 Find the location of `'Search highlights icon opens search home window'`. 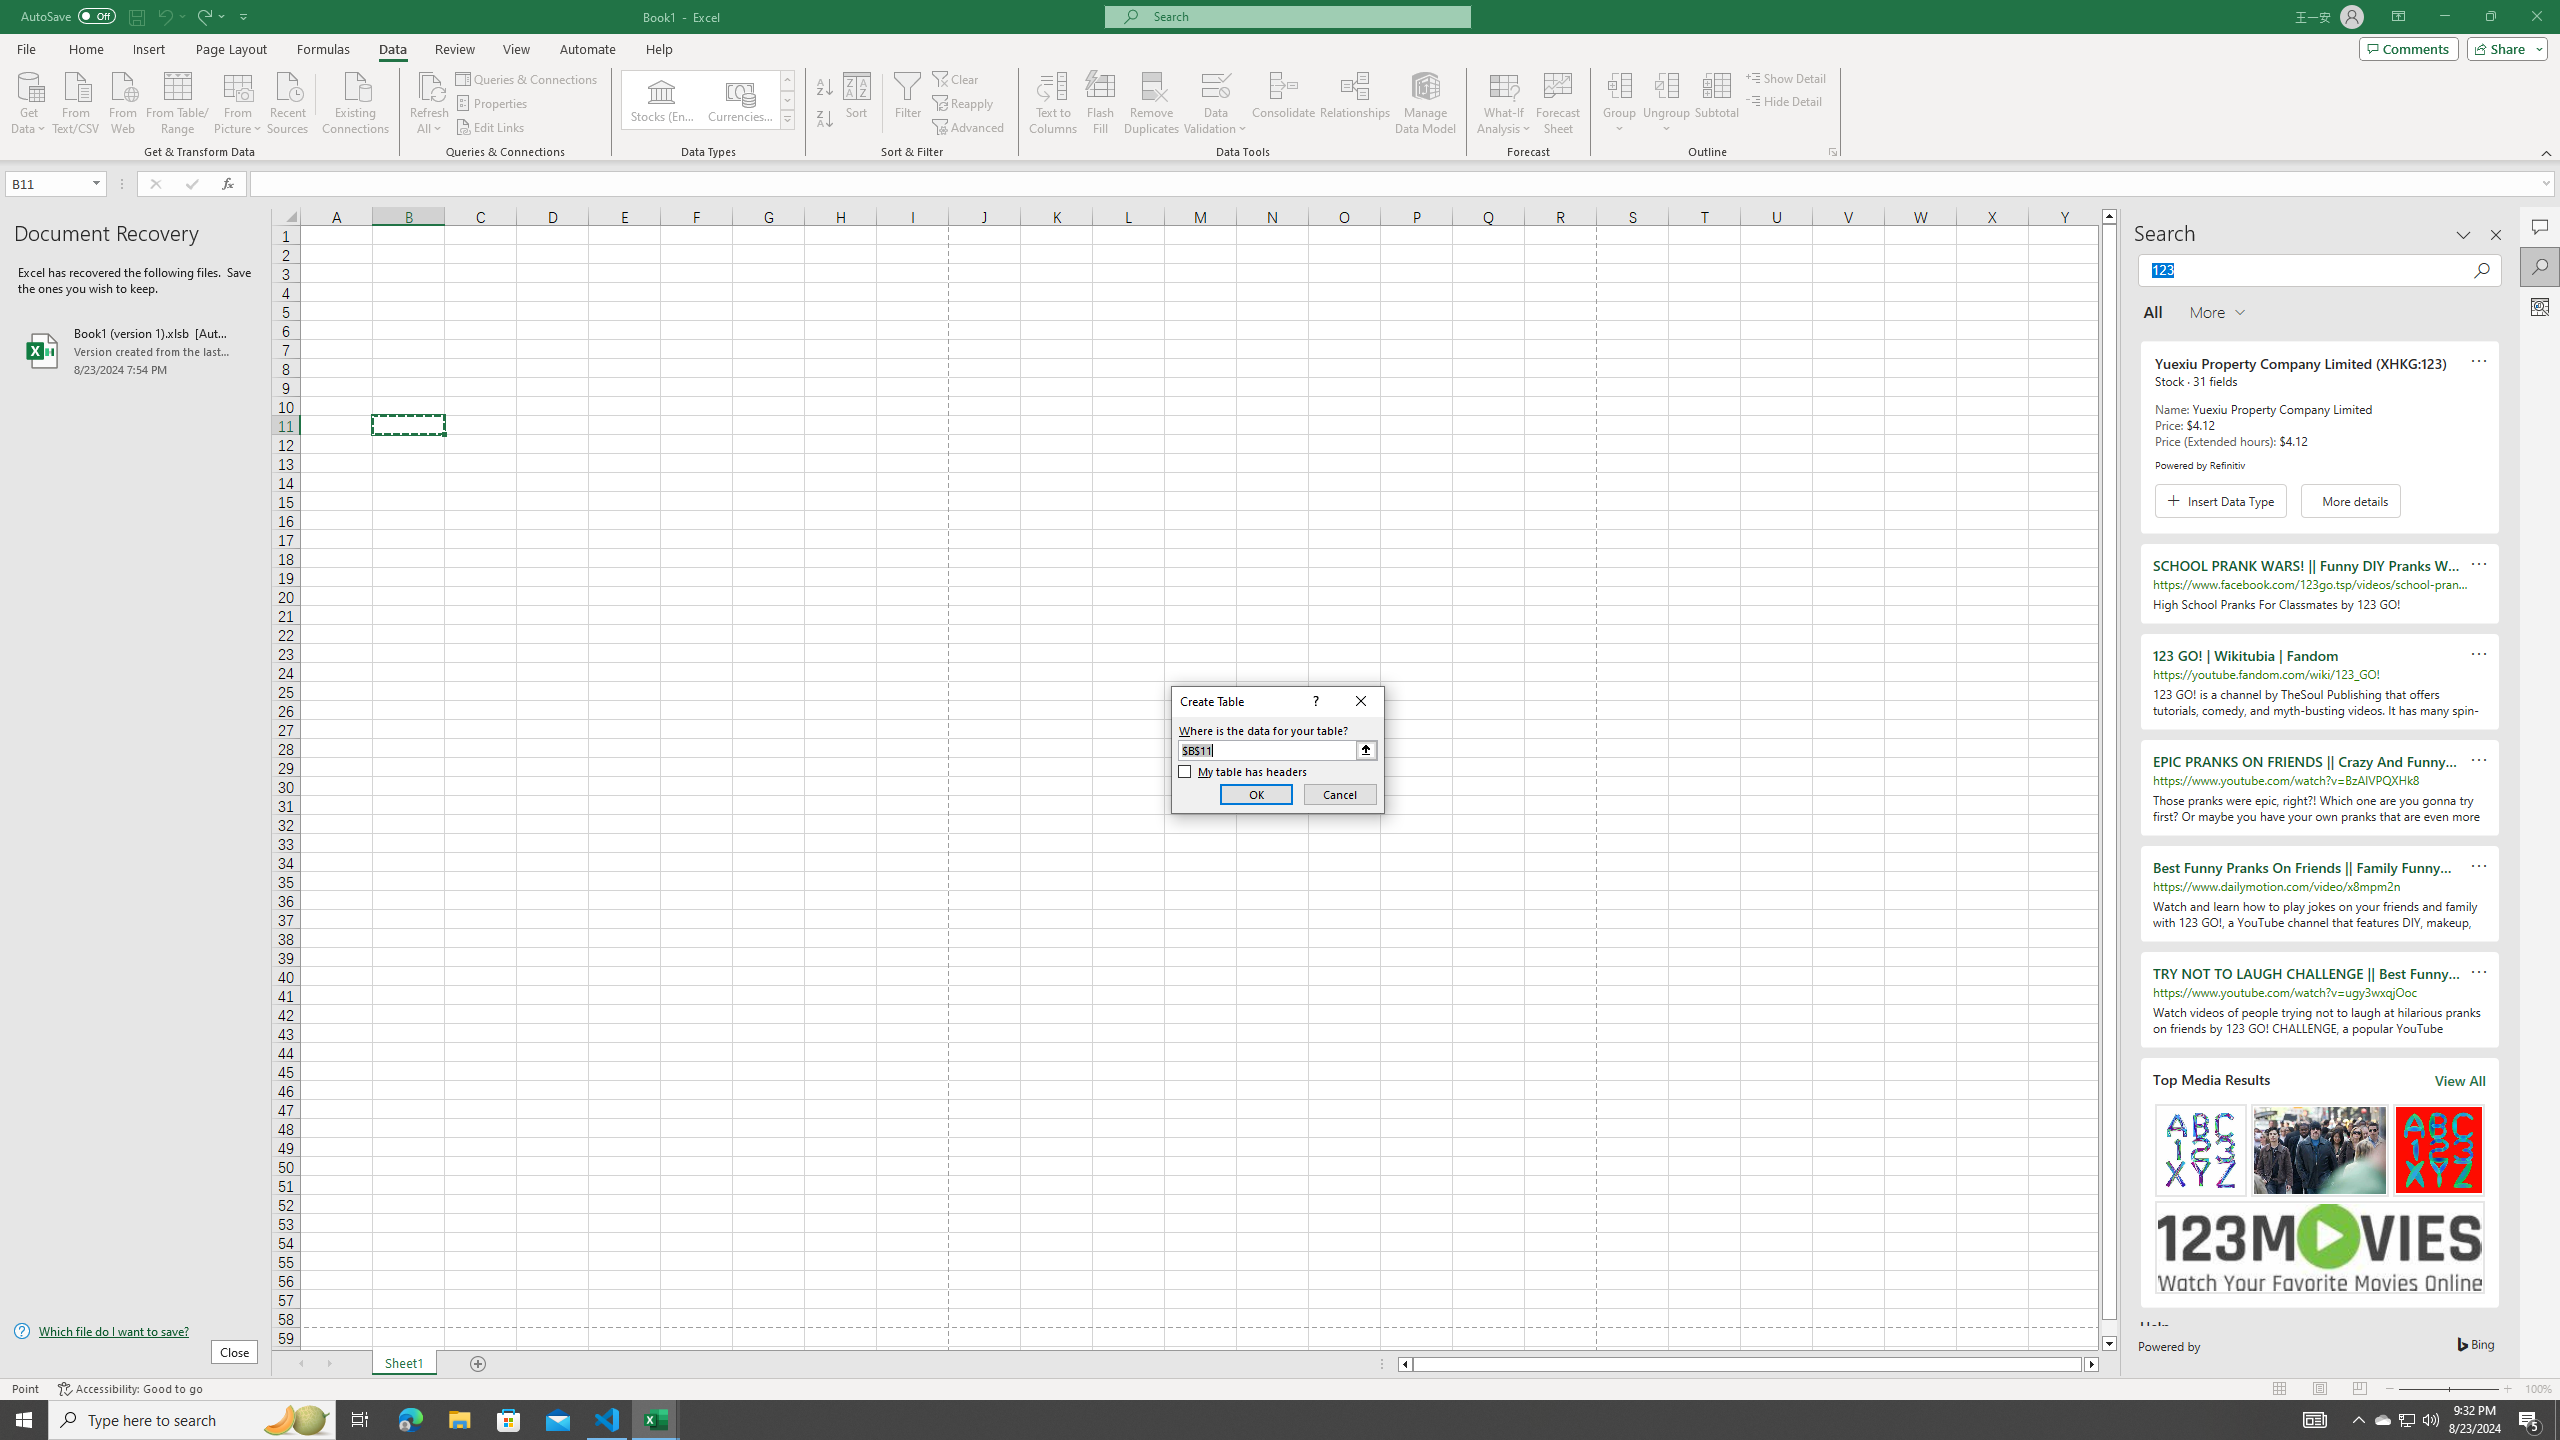

'Search highlights icon opens search home window' is located at coordinates (294, 1418).